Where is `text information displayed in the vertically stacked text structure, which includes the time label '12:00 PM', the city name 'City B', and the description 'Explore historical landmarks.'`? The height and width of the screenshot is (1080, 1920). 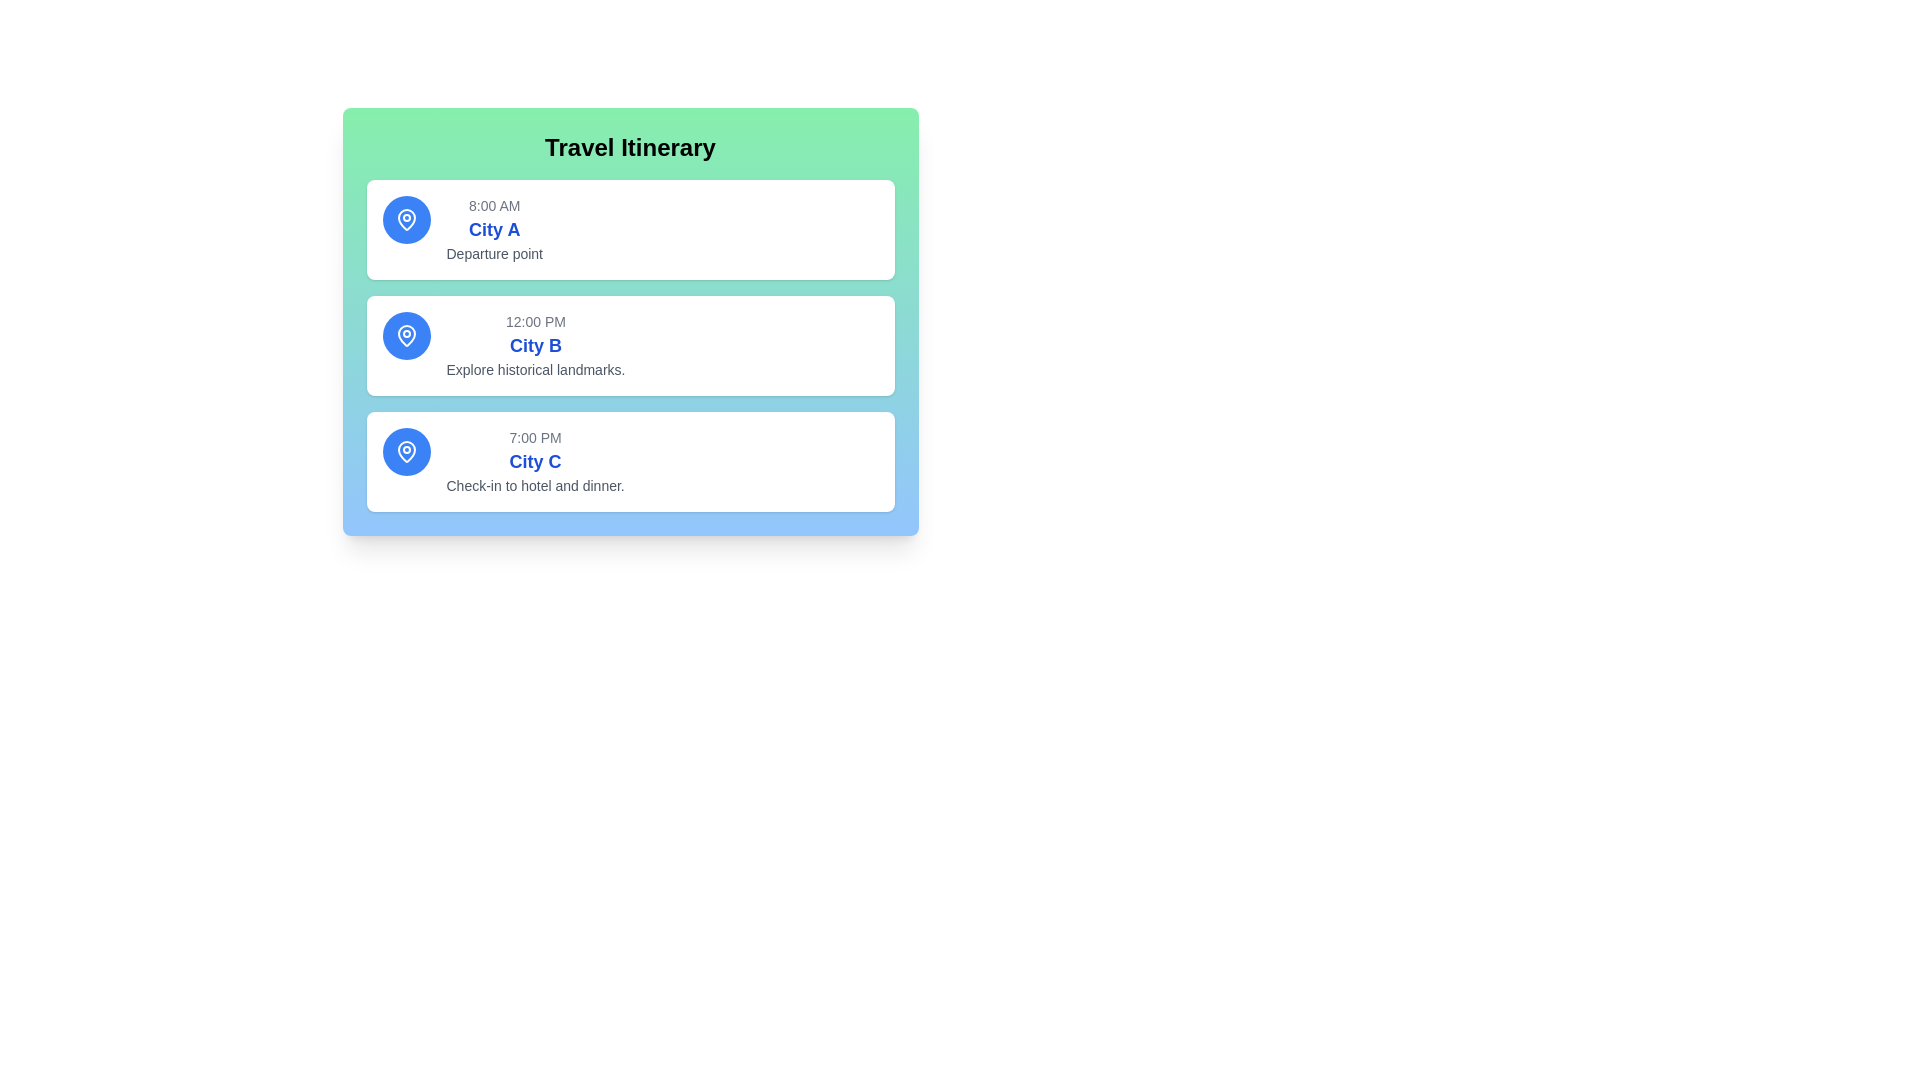
text information displayed in the vertically stacked text structure, which includes the time label '12:00 PM', the city name 'City B', and the description 'Explore historical landmarks.' is located at coordinates (536, 345).